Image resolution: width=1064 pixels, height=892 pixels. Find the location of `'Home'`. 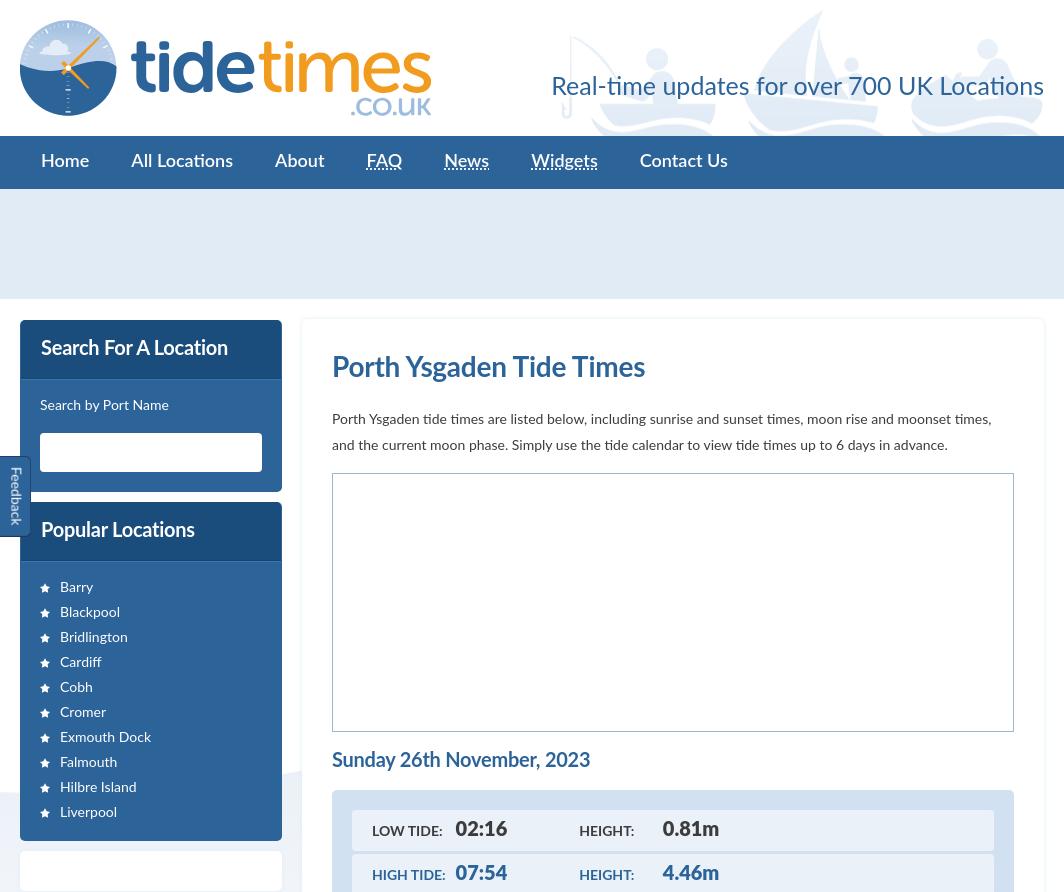

'Home' is located at coordinates (65, 160).